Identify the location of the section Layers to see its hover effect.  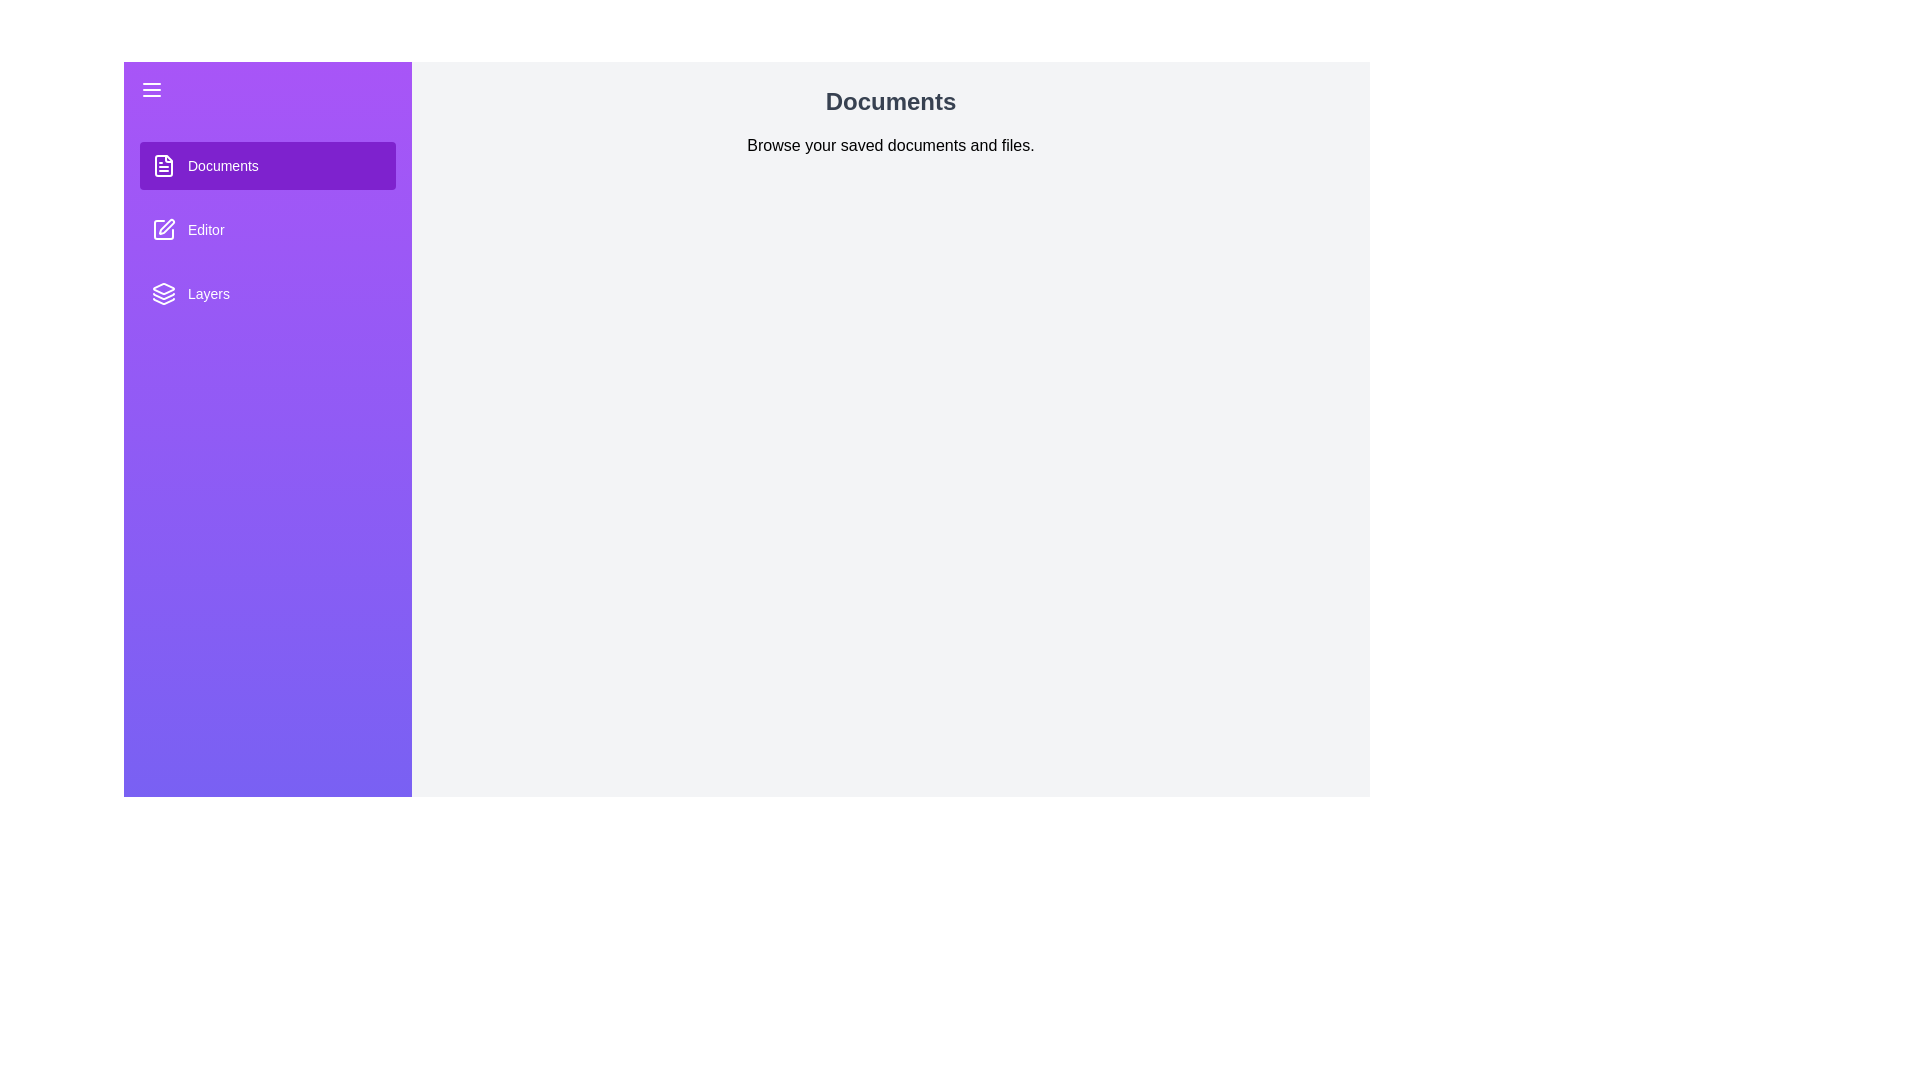
(267, 293).